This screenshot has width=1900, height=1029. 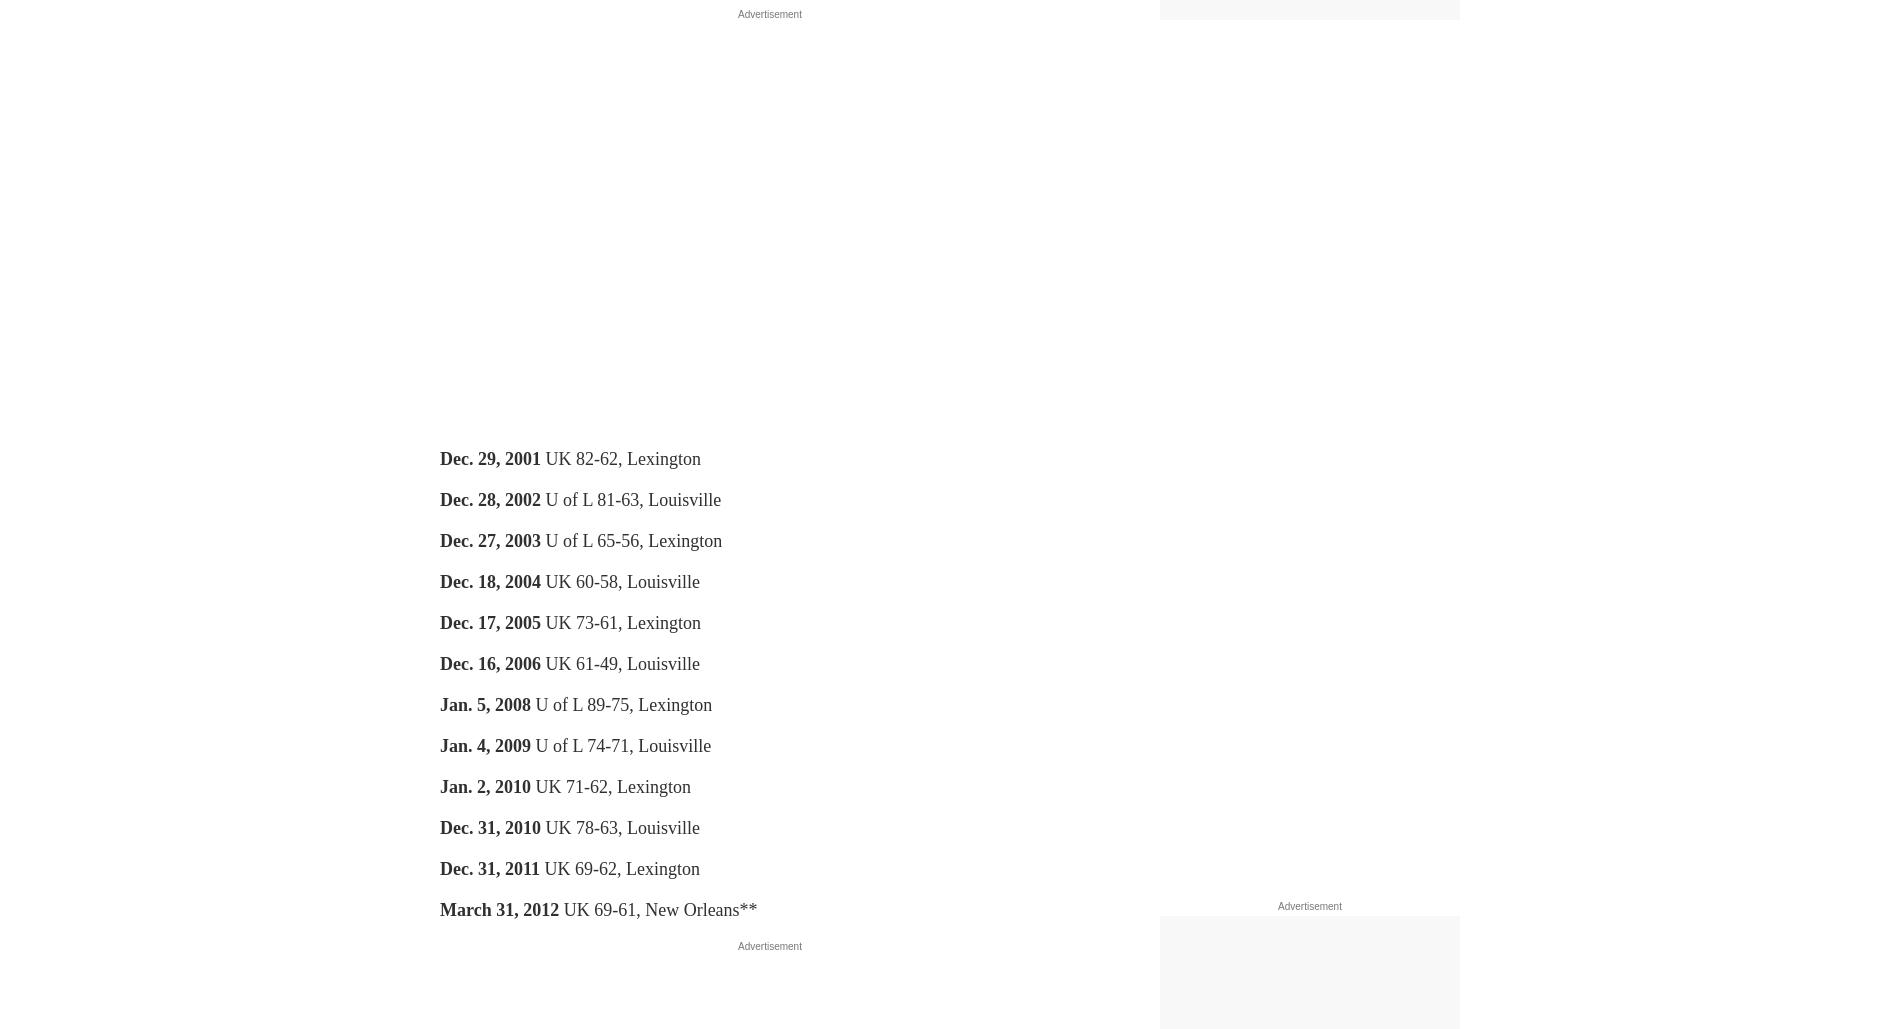 What do you see at coordinates (485, 703) in the screenshot?
I see `'Jan. 5, 2008'` at bounding box center [485, 703].